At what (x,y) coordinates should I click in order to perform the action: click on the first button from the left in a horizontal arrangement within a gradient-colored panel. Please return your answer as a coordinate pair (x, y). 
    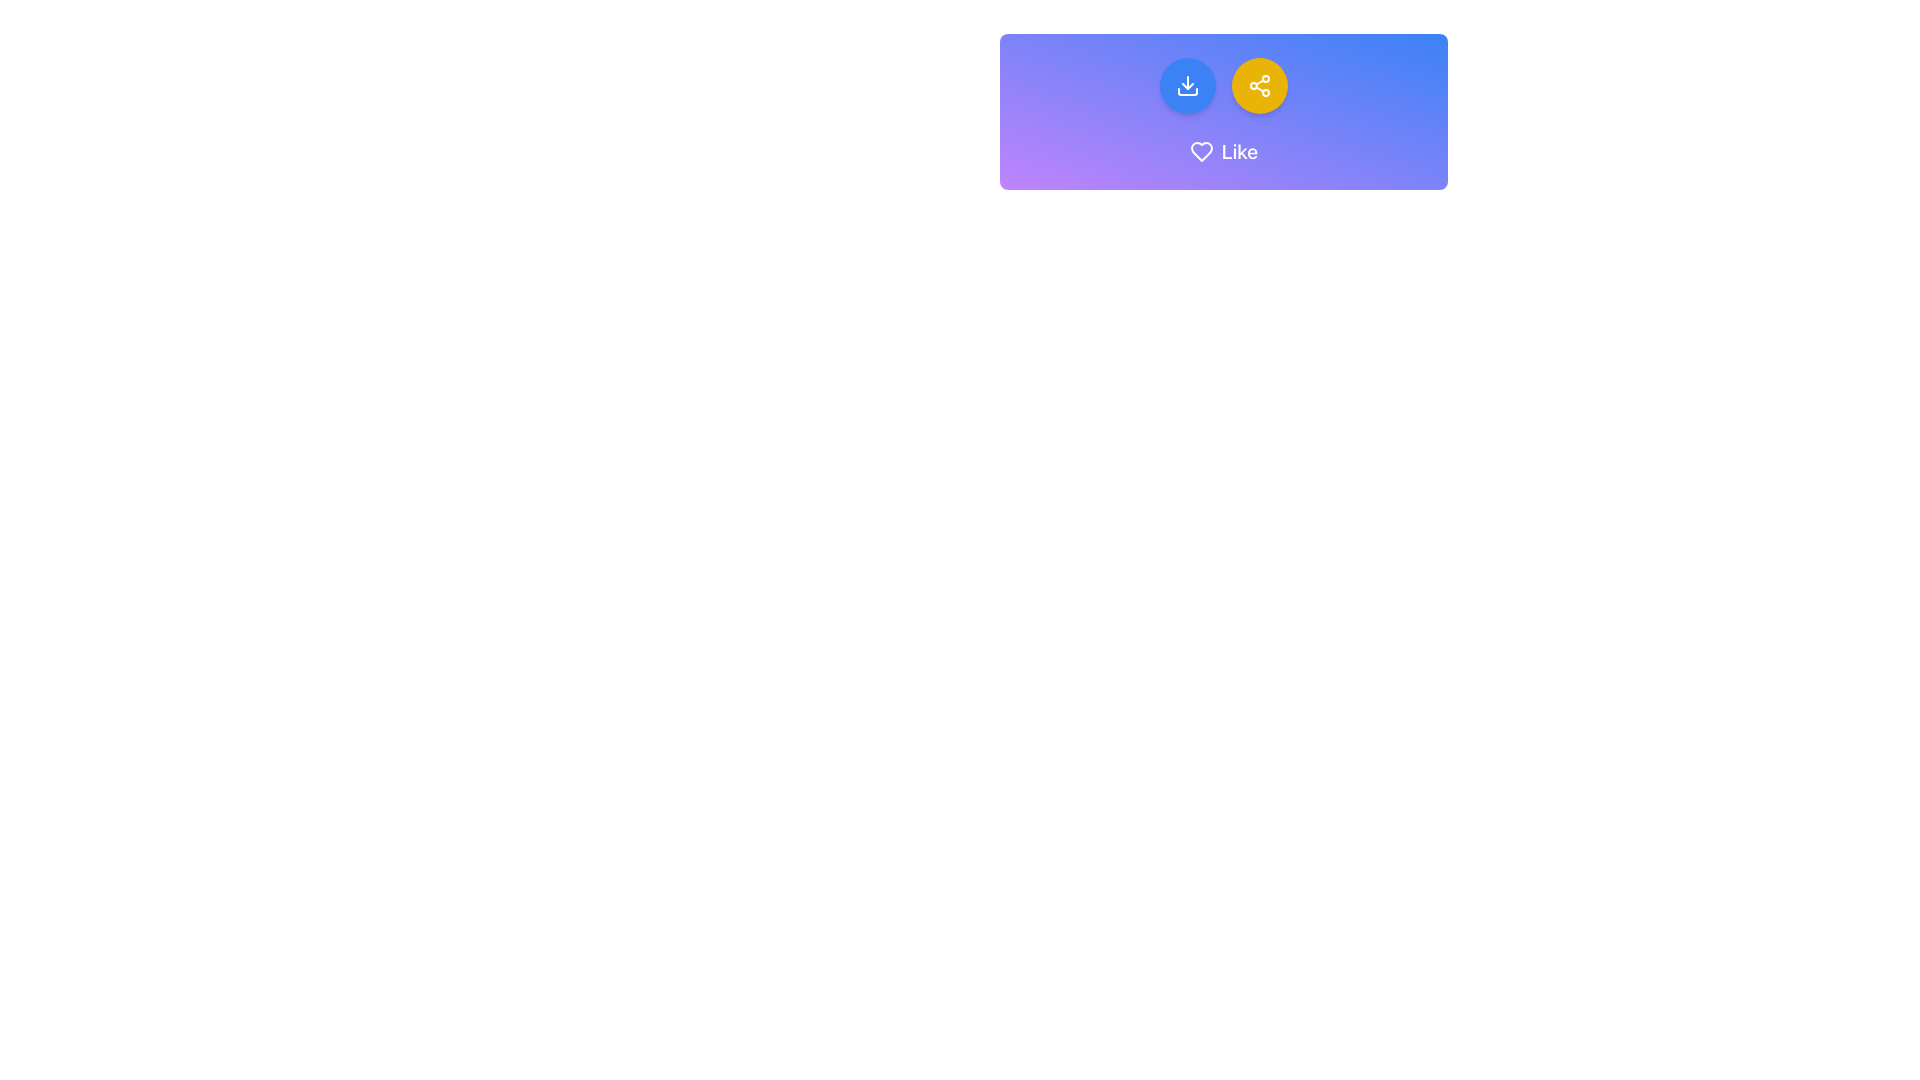
    Looking at the image, I should click on (1188, 84).